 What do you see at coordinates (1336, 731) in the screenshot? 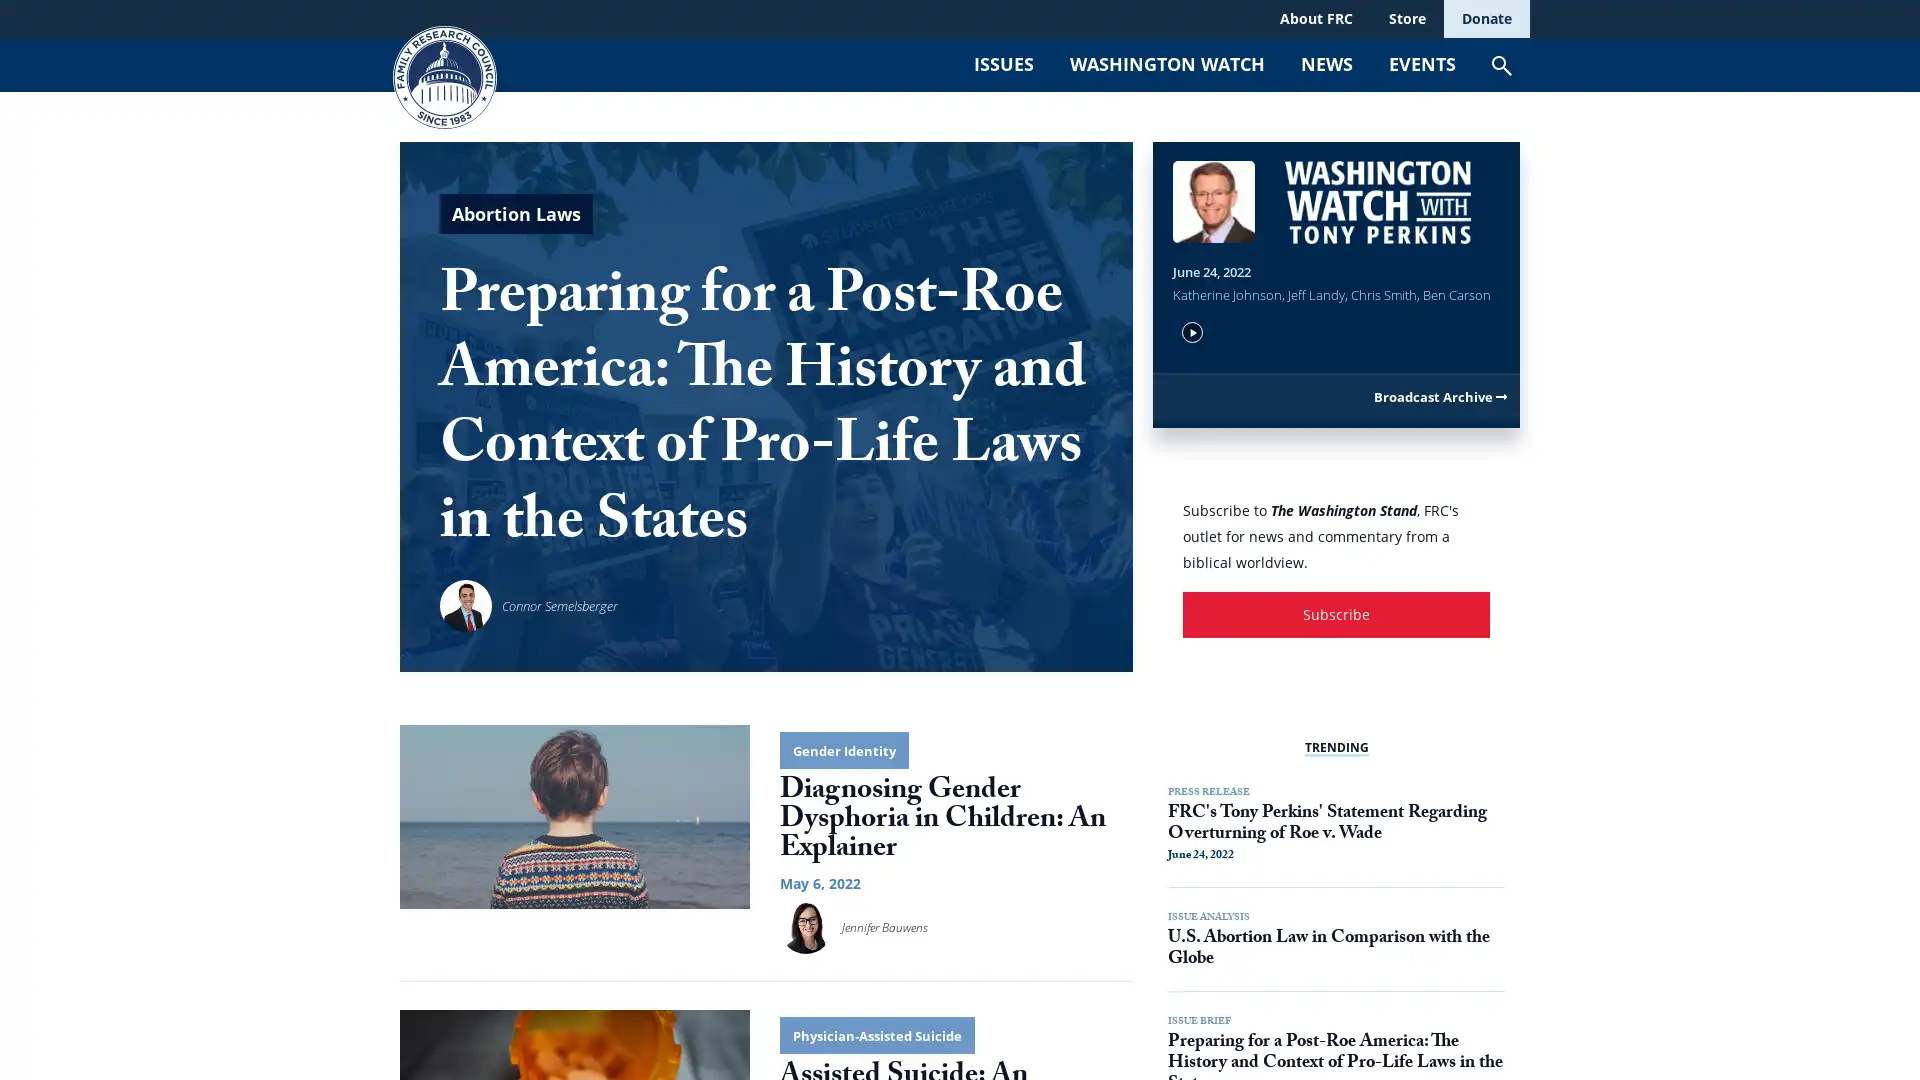
I see `Subscribe` at bounding box center [1336, 731].